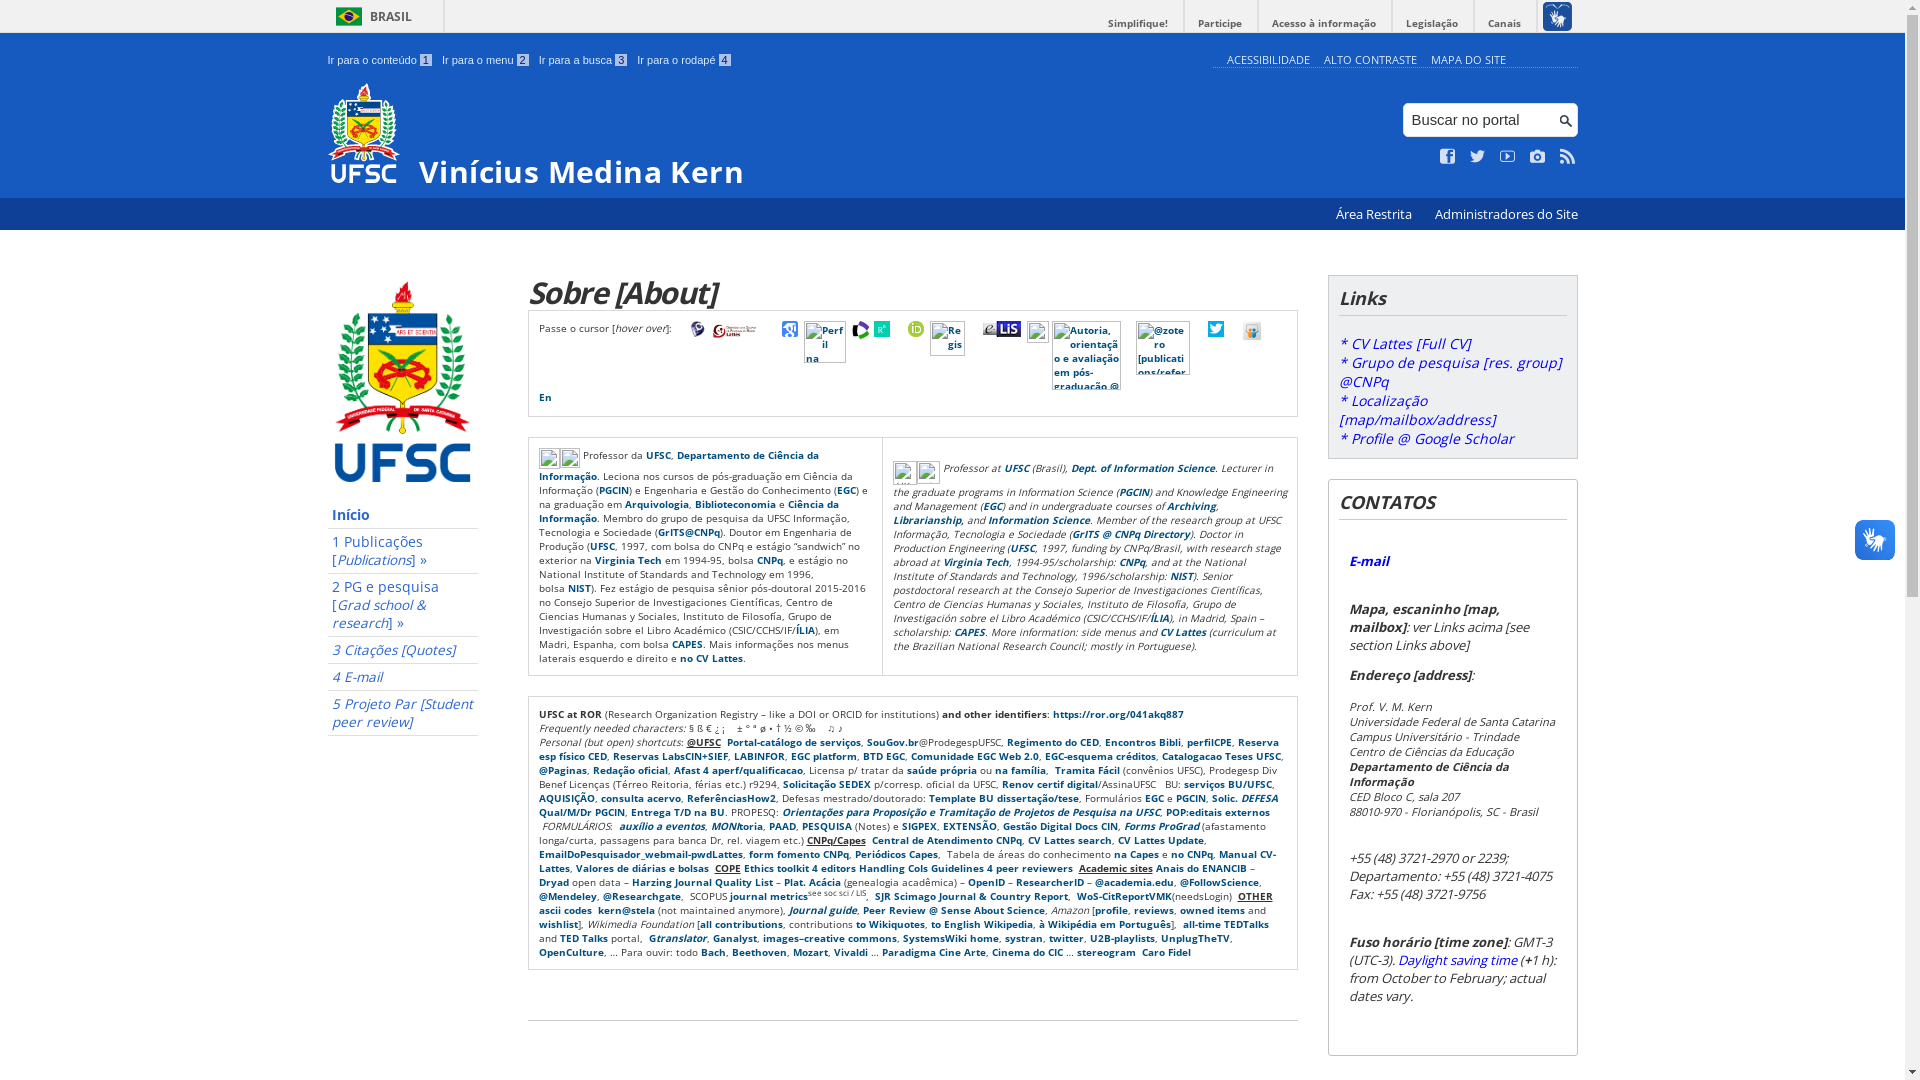  Describe the element at coordinates (1049, 881) in the screenshot. I see `'ResearcherID'` at that location.